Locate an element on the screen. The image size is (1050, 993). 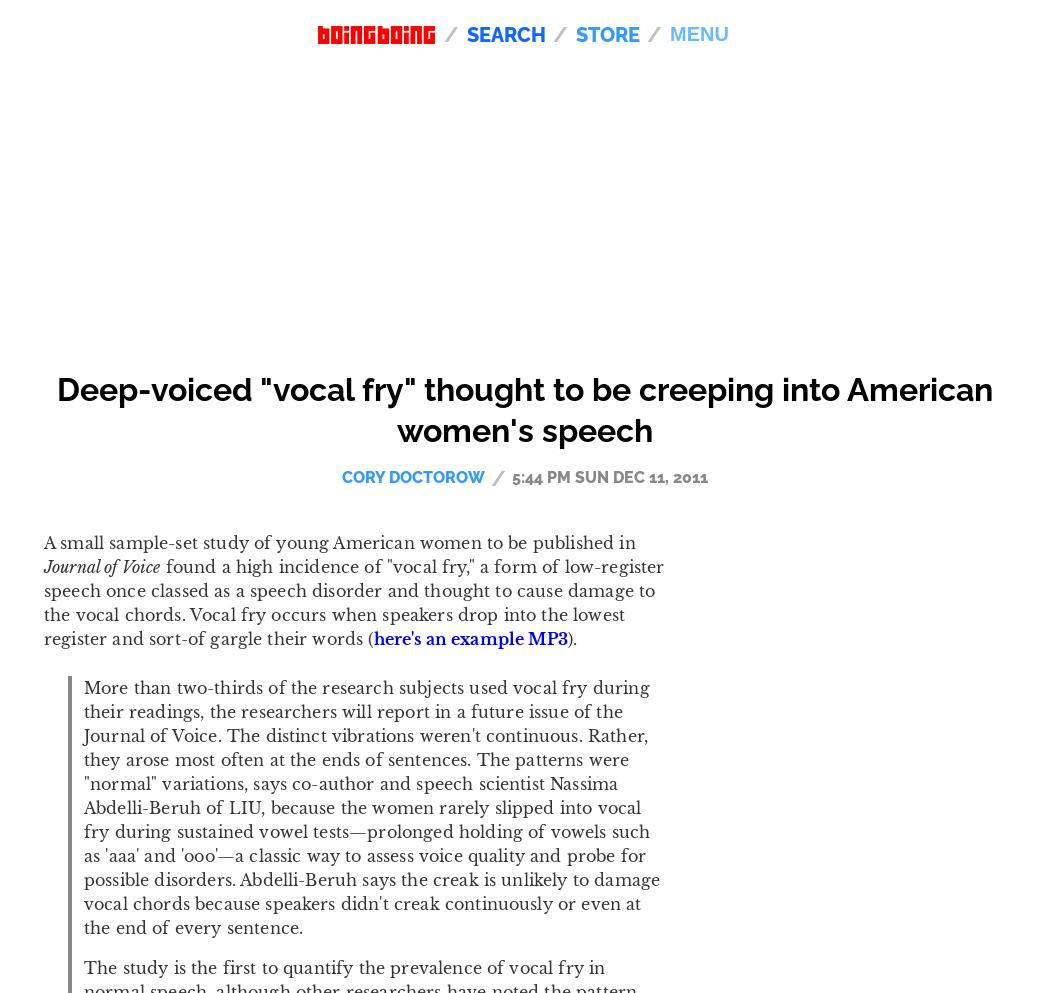
'SEARCH' is located at coordinates (467, 33).